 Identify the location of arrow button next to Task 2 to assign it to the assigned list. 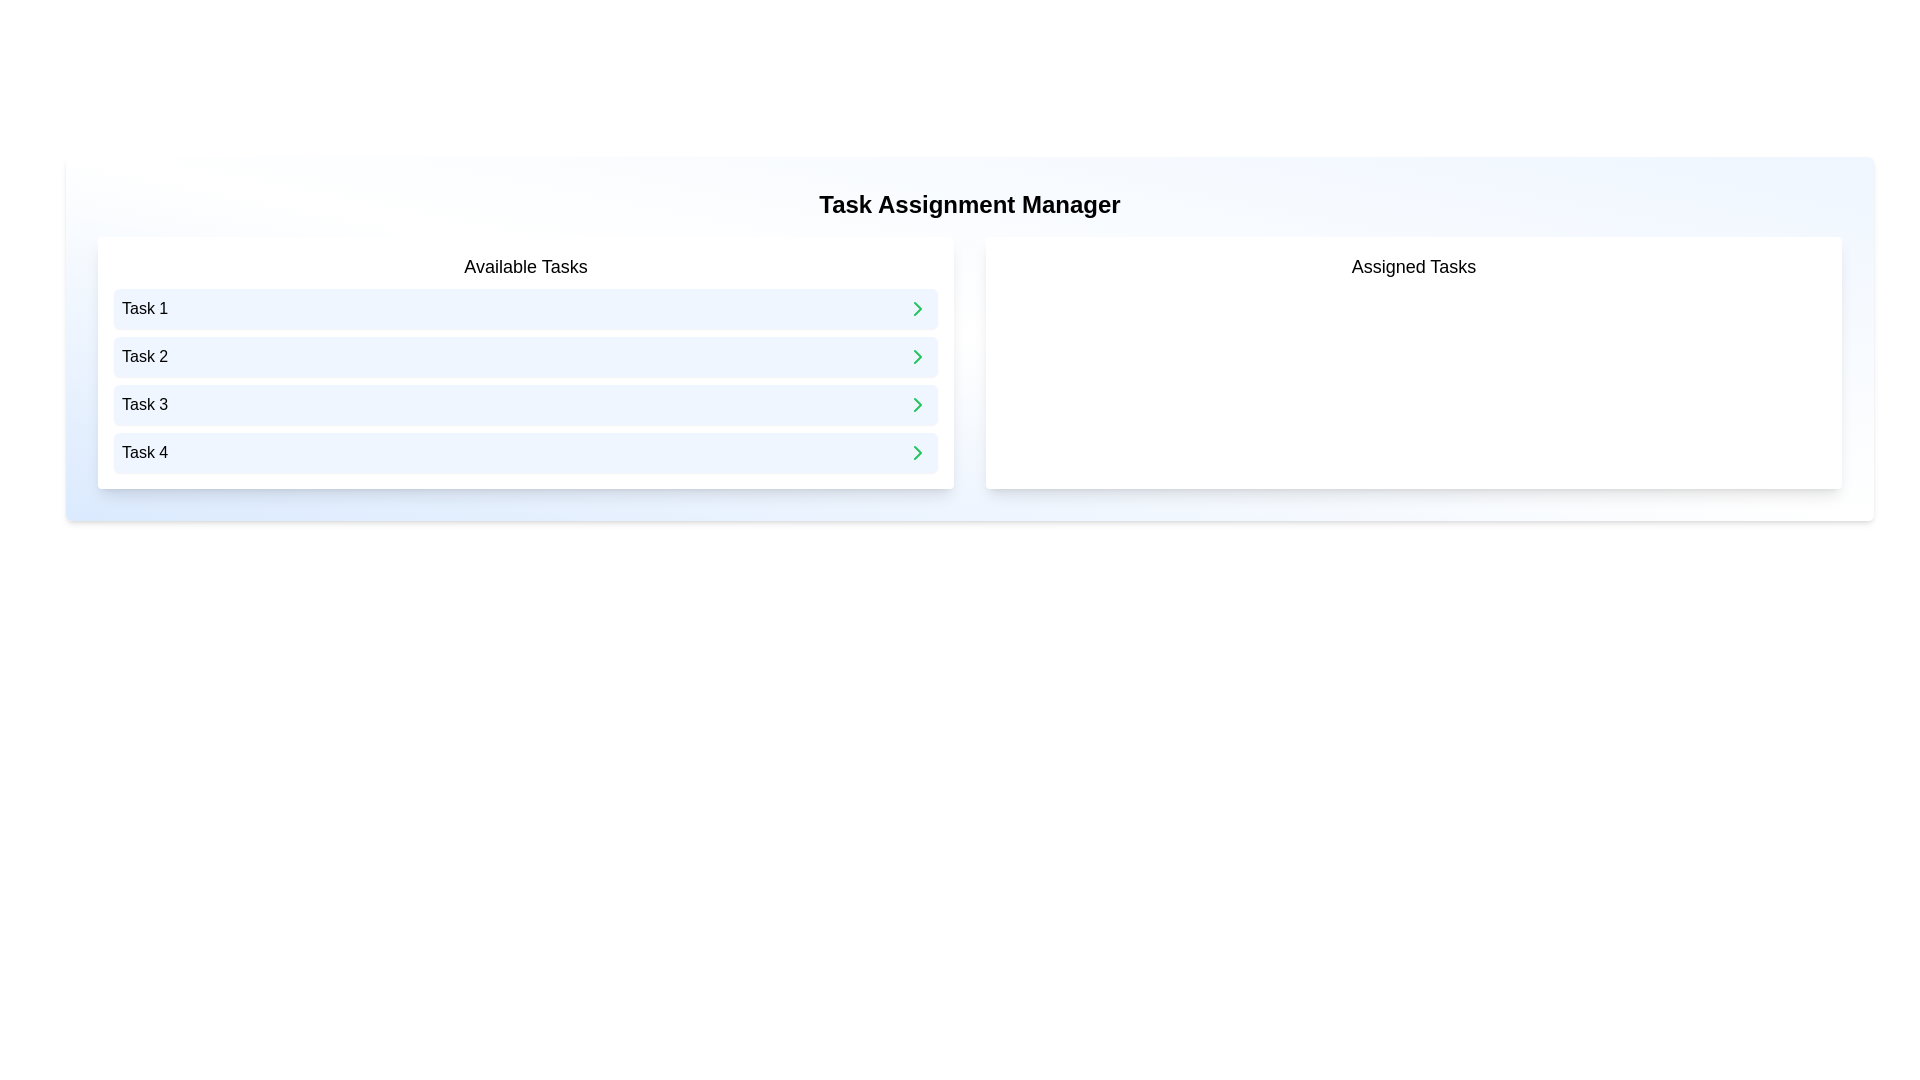
(916, 356).